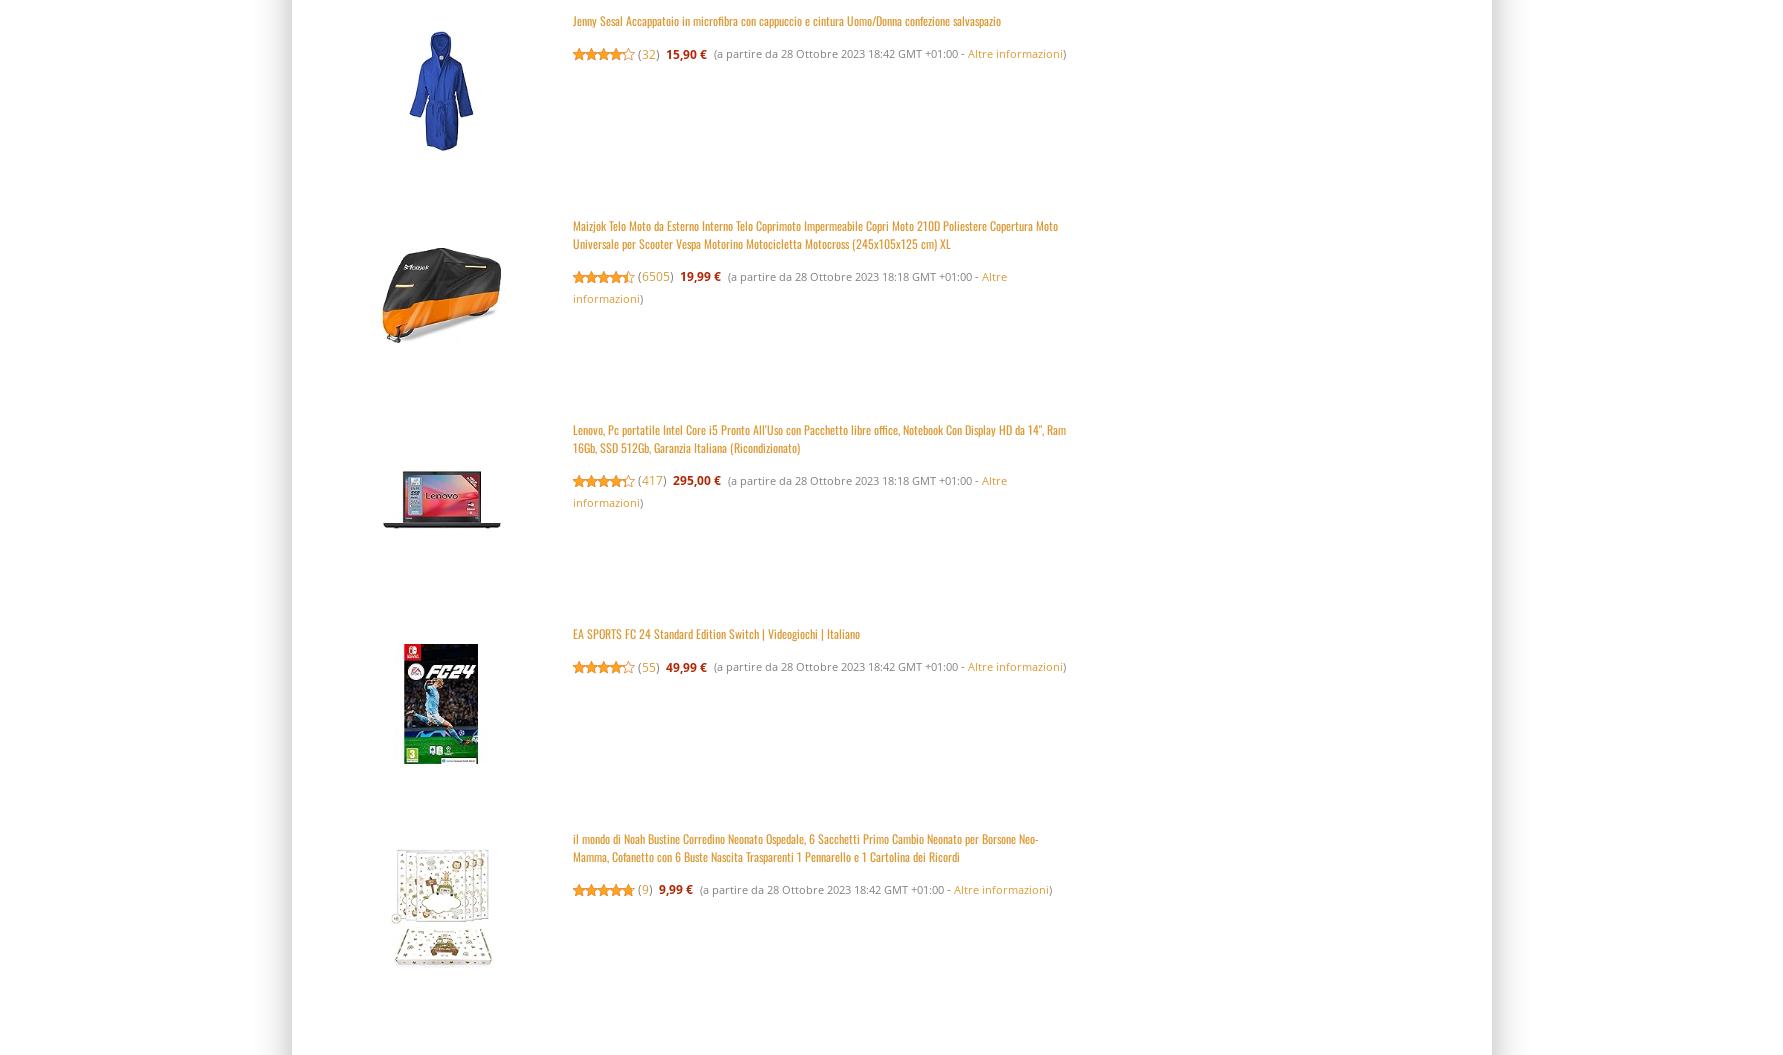  I want to click on 'EA SPORTS FC 24 Standard Edition Switch | Videogiochi | Italiano', so click(572, 633).